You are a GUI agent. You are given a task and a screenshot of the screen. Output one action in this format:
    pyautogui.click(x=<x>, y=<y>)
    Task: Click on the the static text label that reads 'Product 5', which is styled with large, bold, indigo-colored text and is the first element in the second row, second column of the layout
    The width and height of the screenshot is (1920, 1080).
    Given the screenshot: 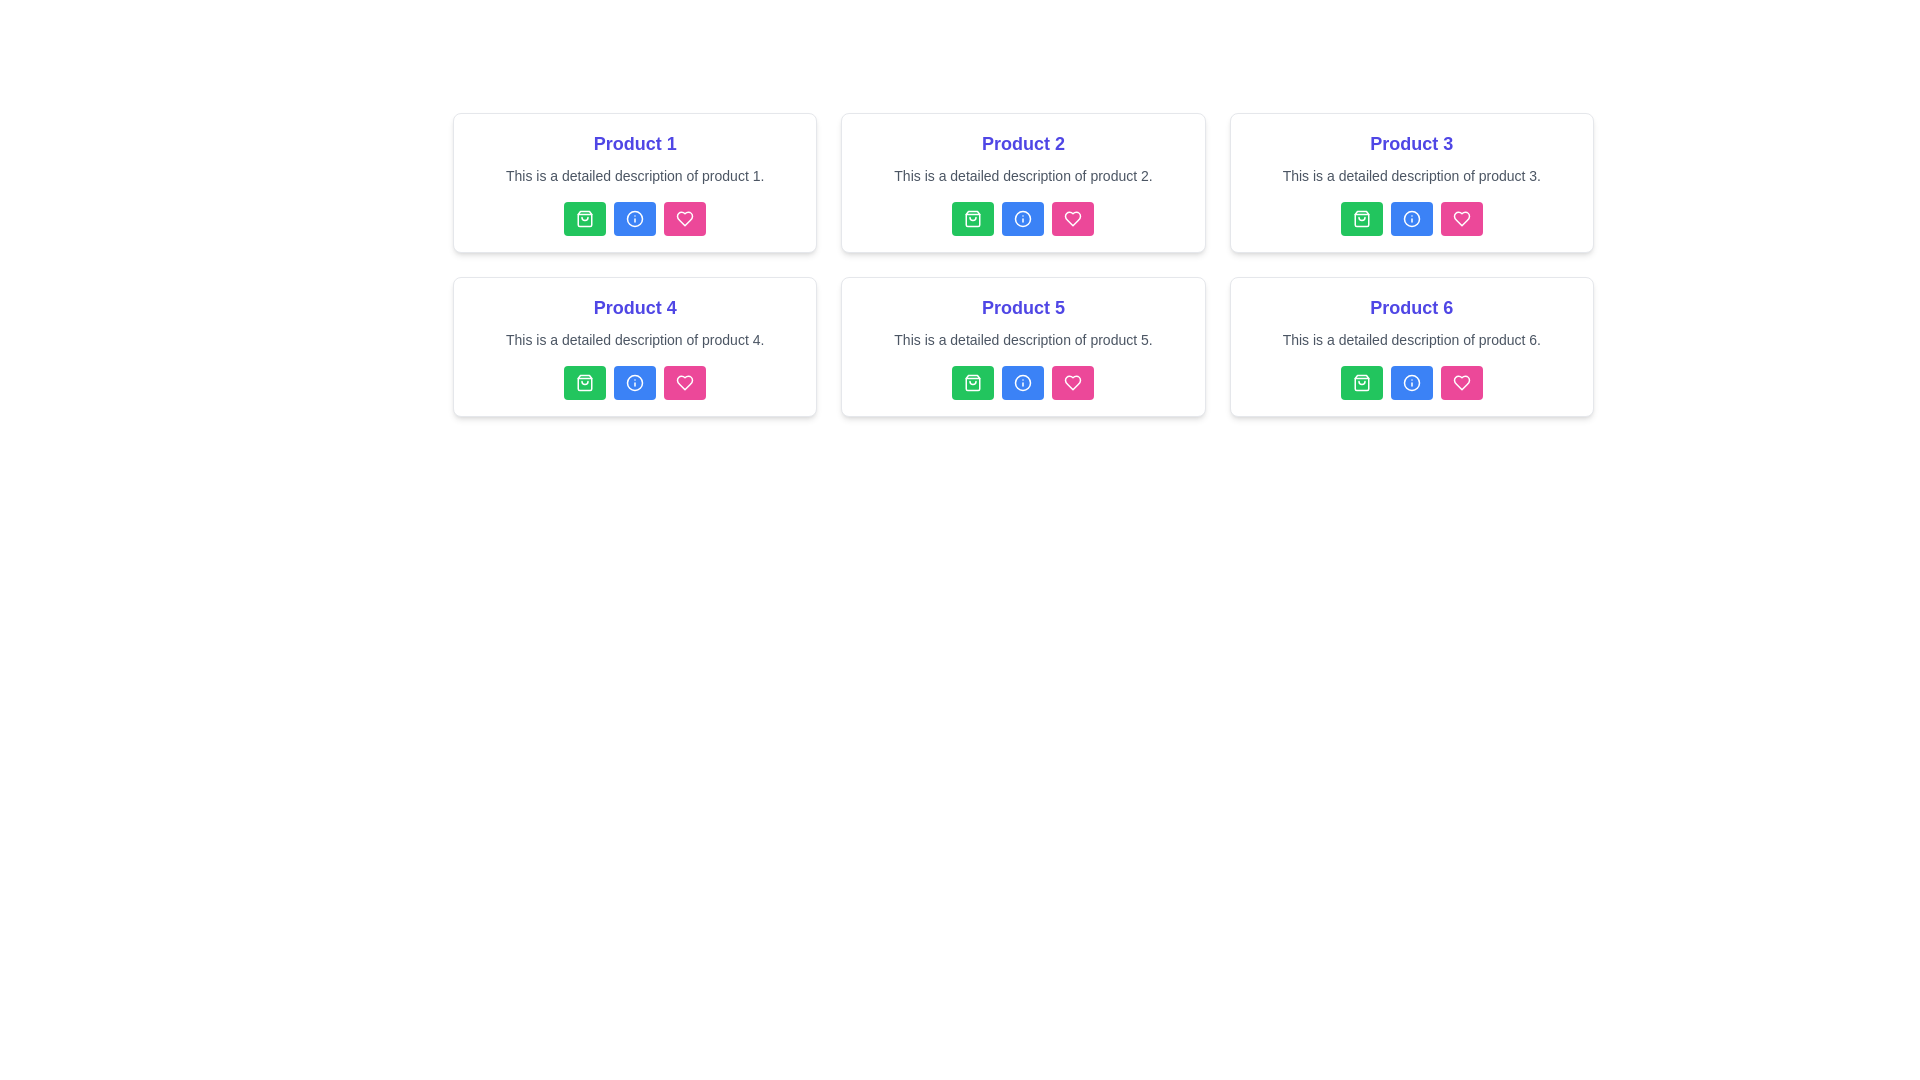 What is the action you would take?
    pyautogui.click(x=1023, y=308)
    